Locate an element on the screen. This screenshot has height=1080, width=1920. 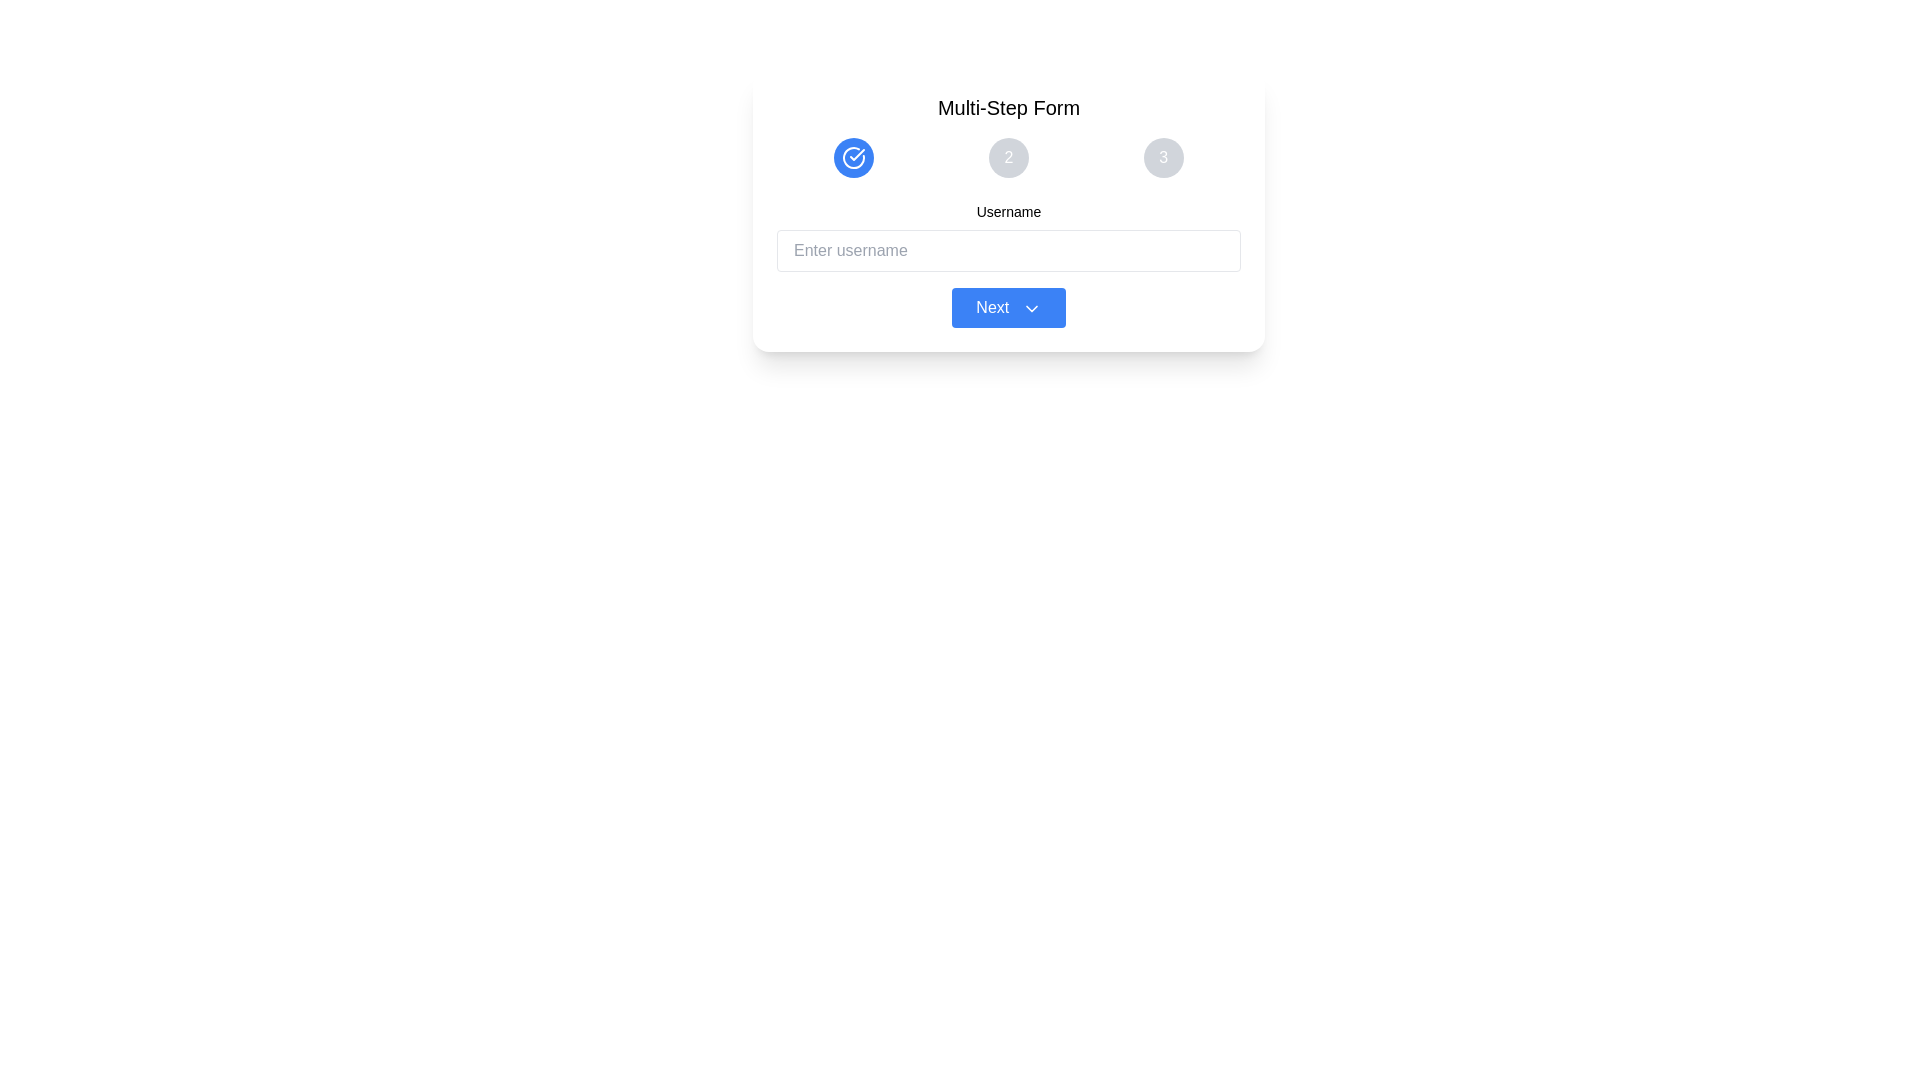
the circular step indicator representing the second step in the multi-step form, located at the top center of the interface is located at coordinates (1008, 157).